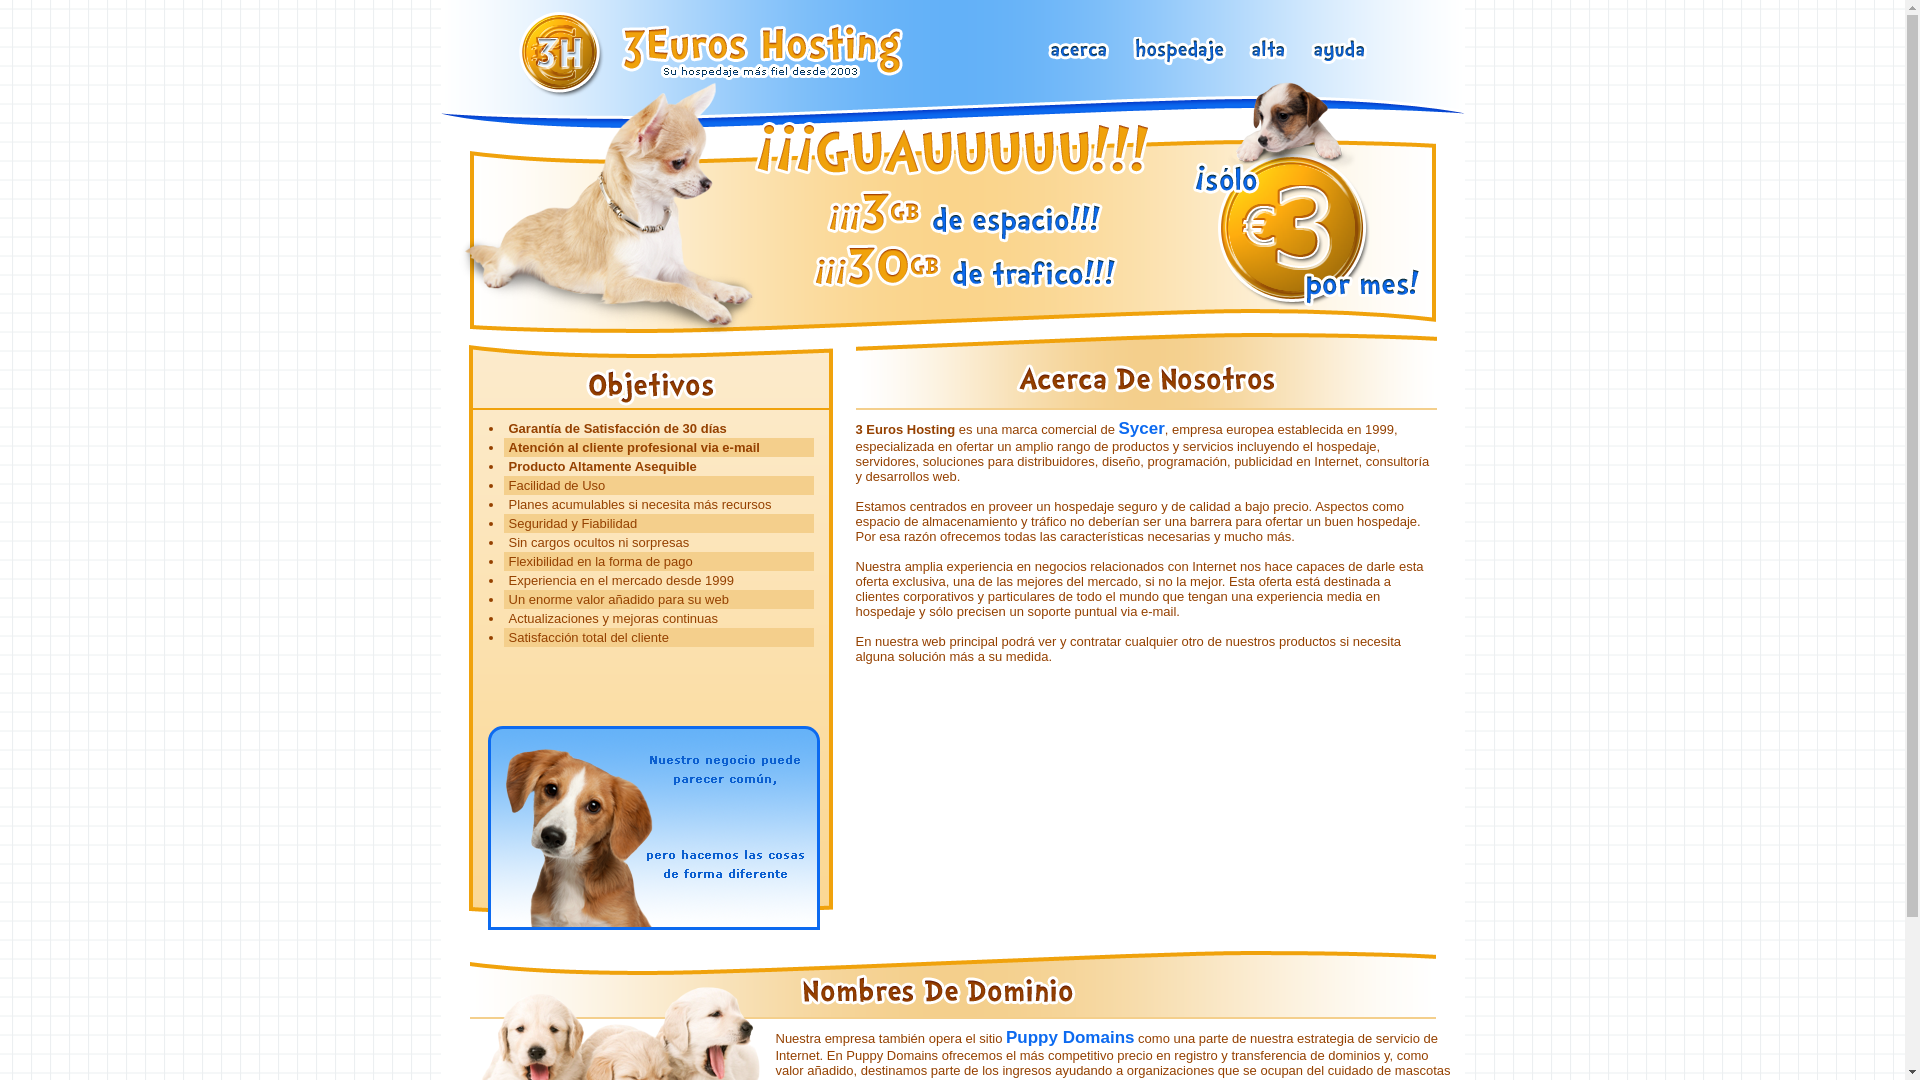 Image resolution: width=1920 pixels, height=1080 pixels. What do you see at coordinates (1078, 50) in the screenshot?
I see `'acerca'` at bounding box center [1078, 50].